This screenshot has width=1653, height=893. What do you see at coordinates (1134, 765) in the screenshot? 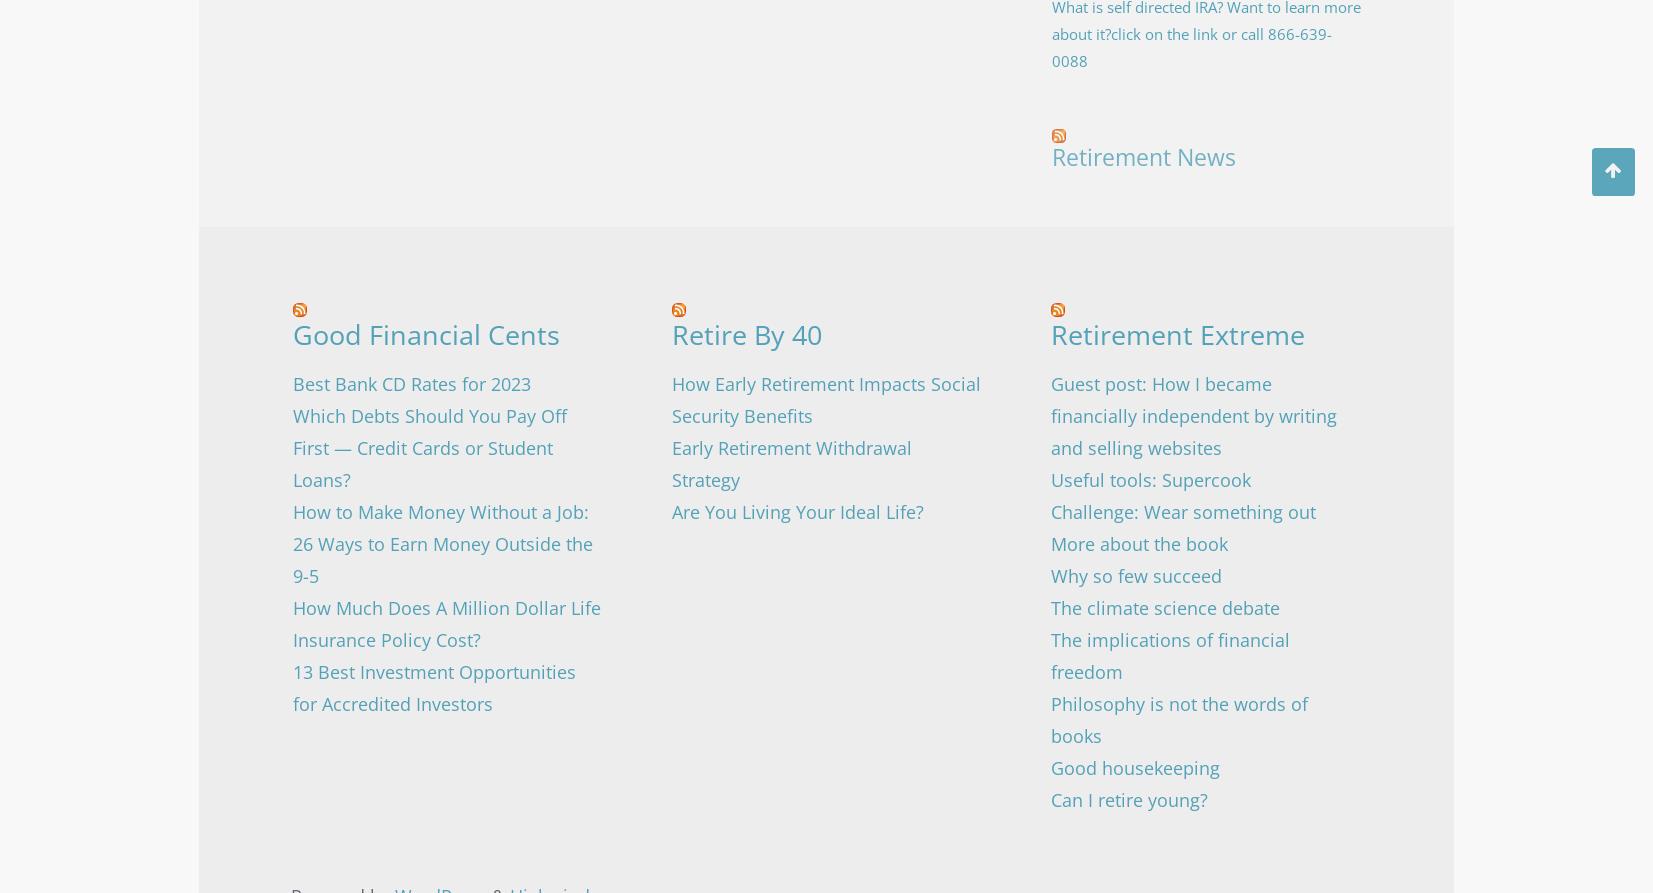
I see `'Good housekeeping'` at bounding box center [1134, 765].